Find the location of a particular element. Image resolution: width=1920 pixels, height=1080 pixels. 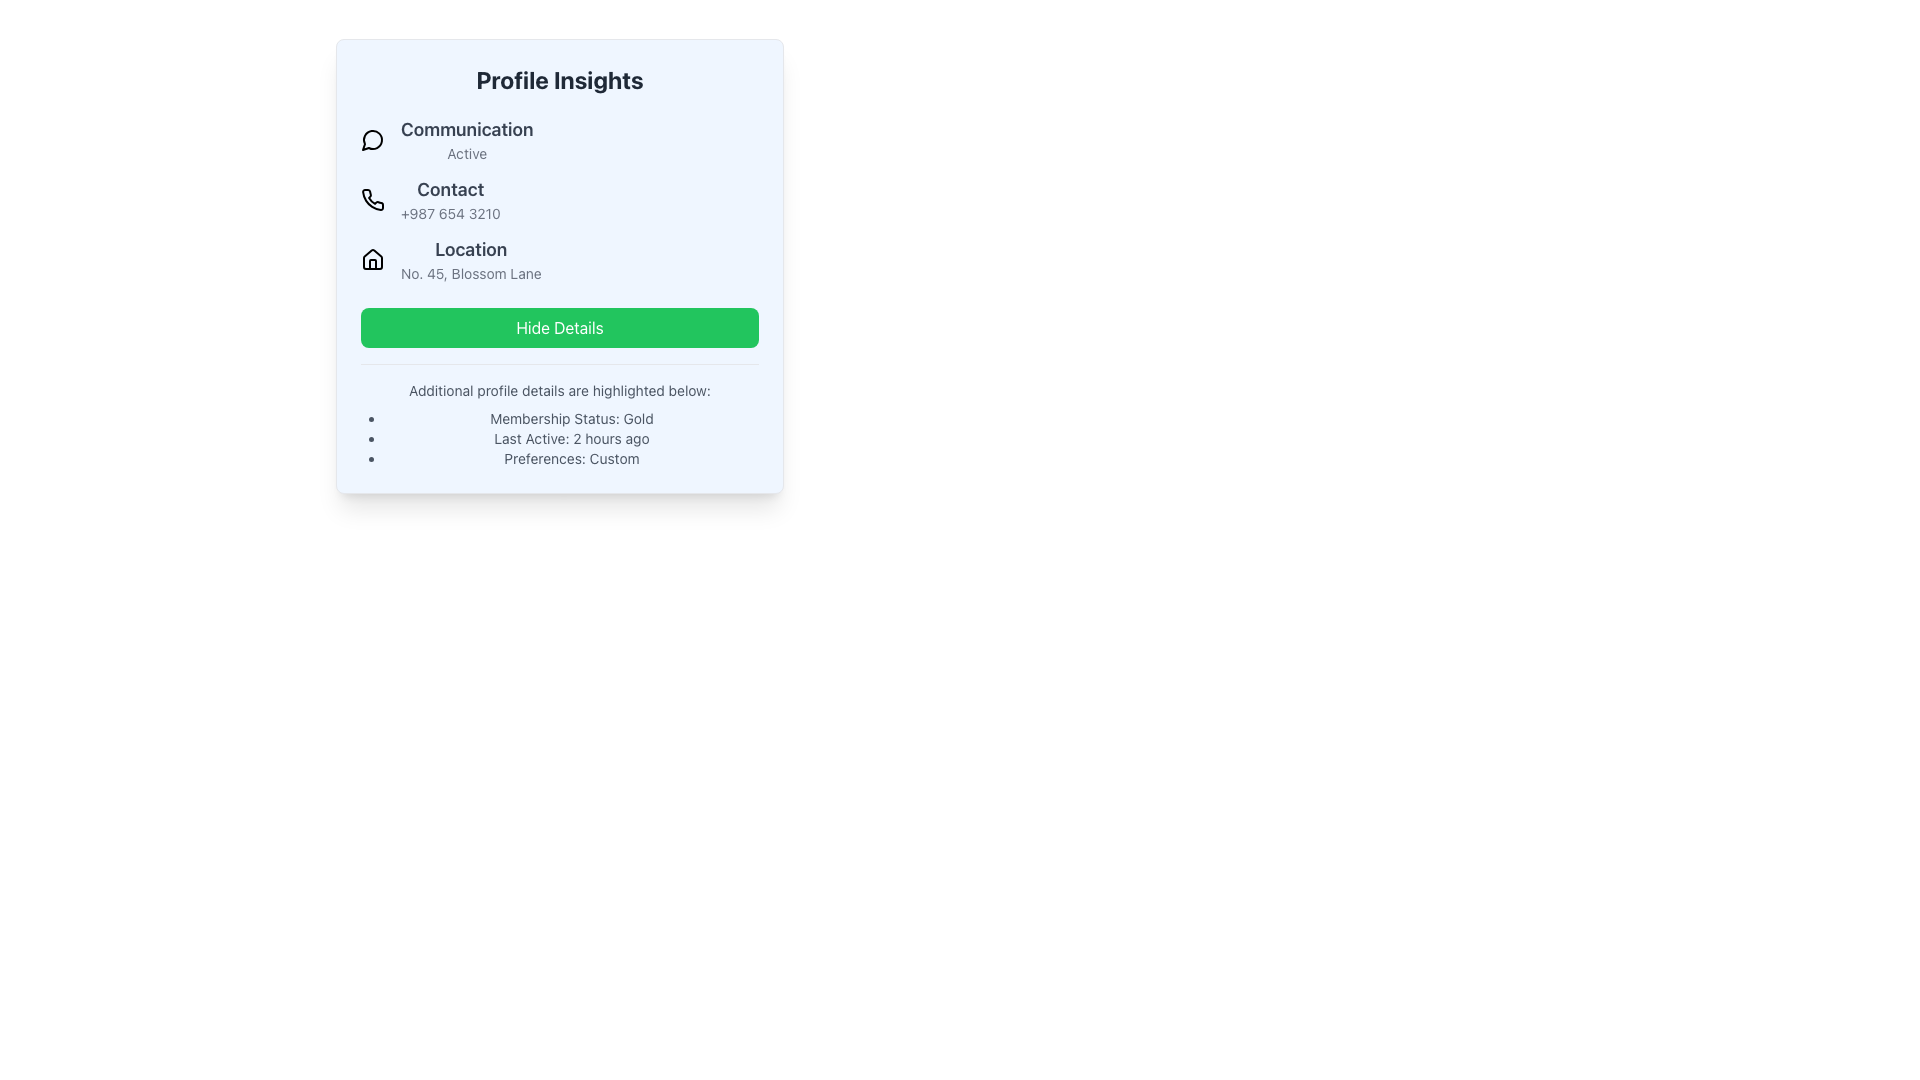

contents of the Informational Display located in the 'Profile Insights' section, which is the third item in a vertical list, positioned below 'Contact' and above the 'Hide Details' button is located at coordinates (560, 258).